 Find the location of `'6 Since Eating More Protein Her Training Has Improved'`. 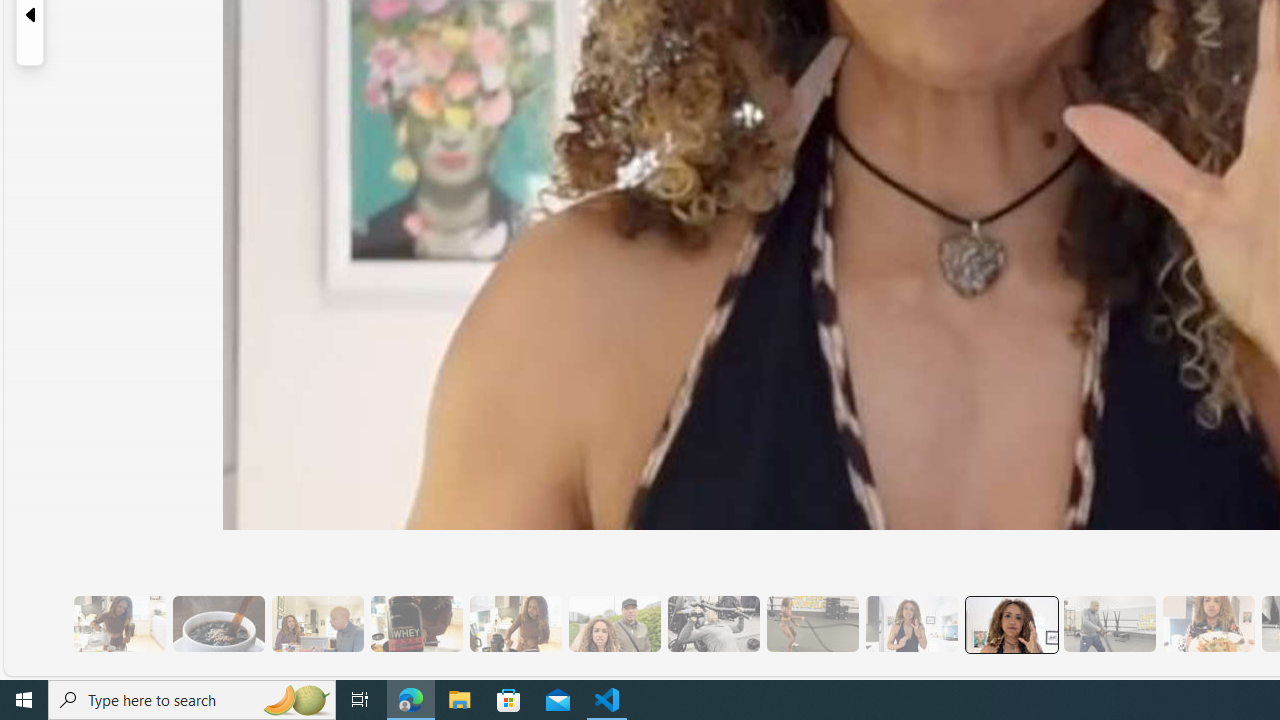

'6 Since Eating More Protein Her Training Has Improved' is located at coordinates (415, 623).